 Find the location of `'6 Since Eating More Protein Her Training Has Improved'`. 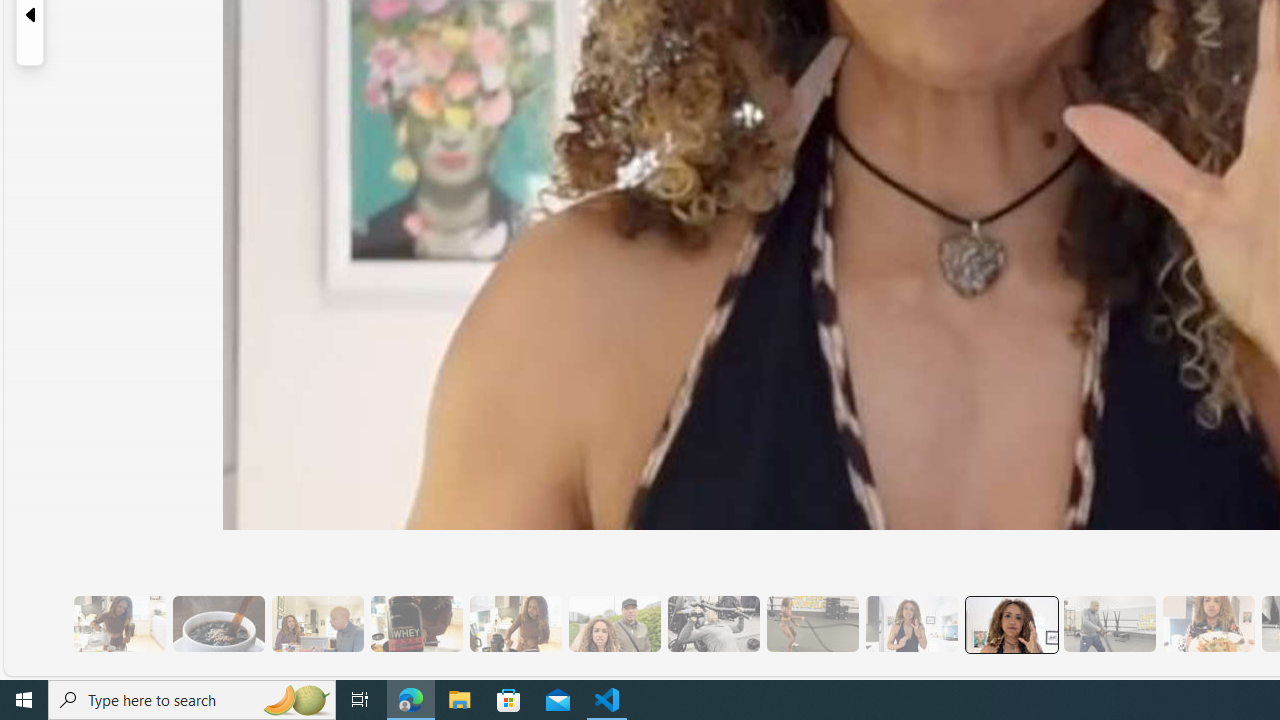

'6 Since Eating More Protein Her Training Has Improved' is located at coordinates (415, 623).